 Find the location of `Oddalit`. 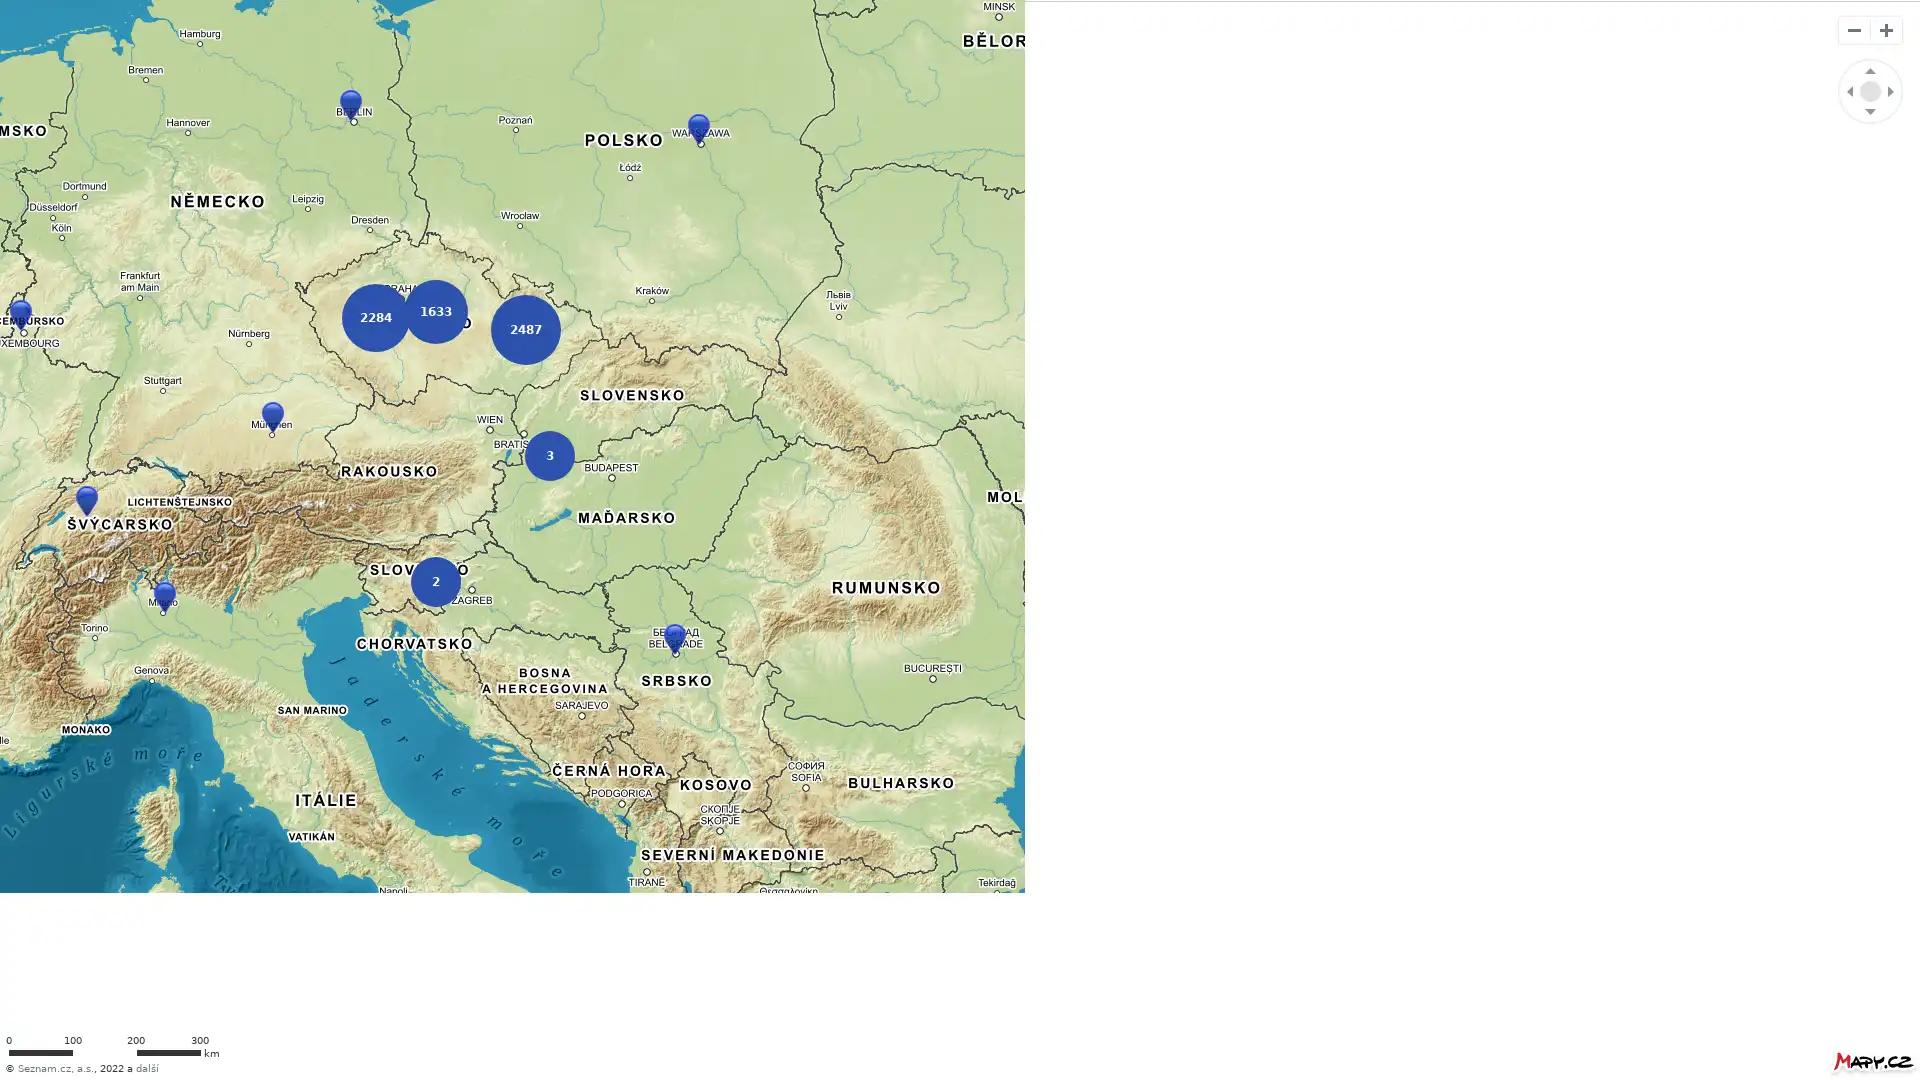

Oddalit is located at coordinates (1853, 30).